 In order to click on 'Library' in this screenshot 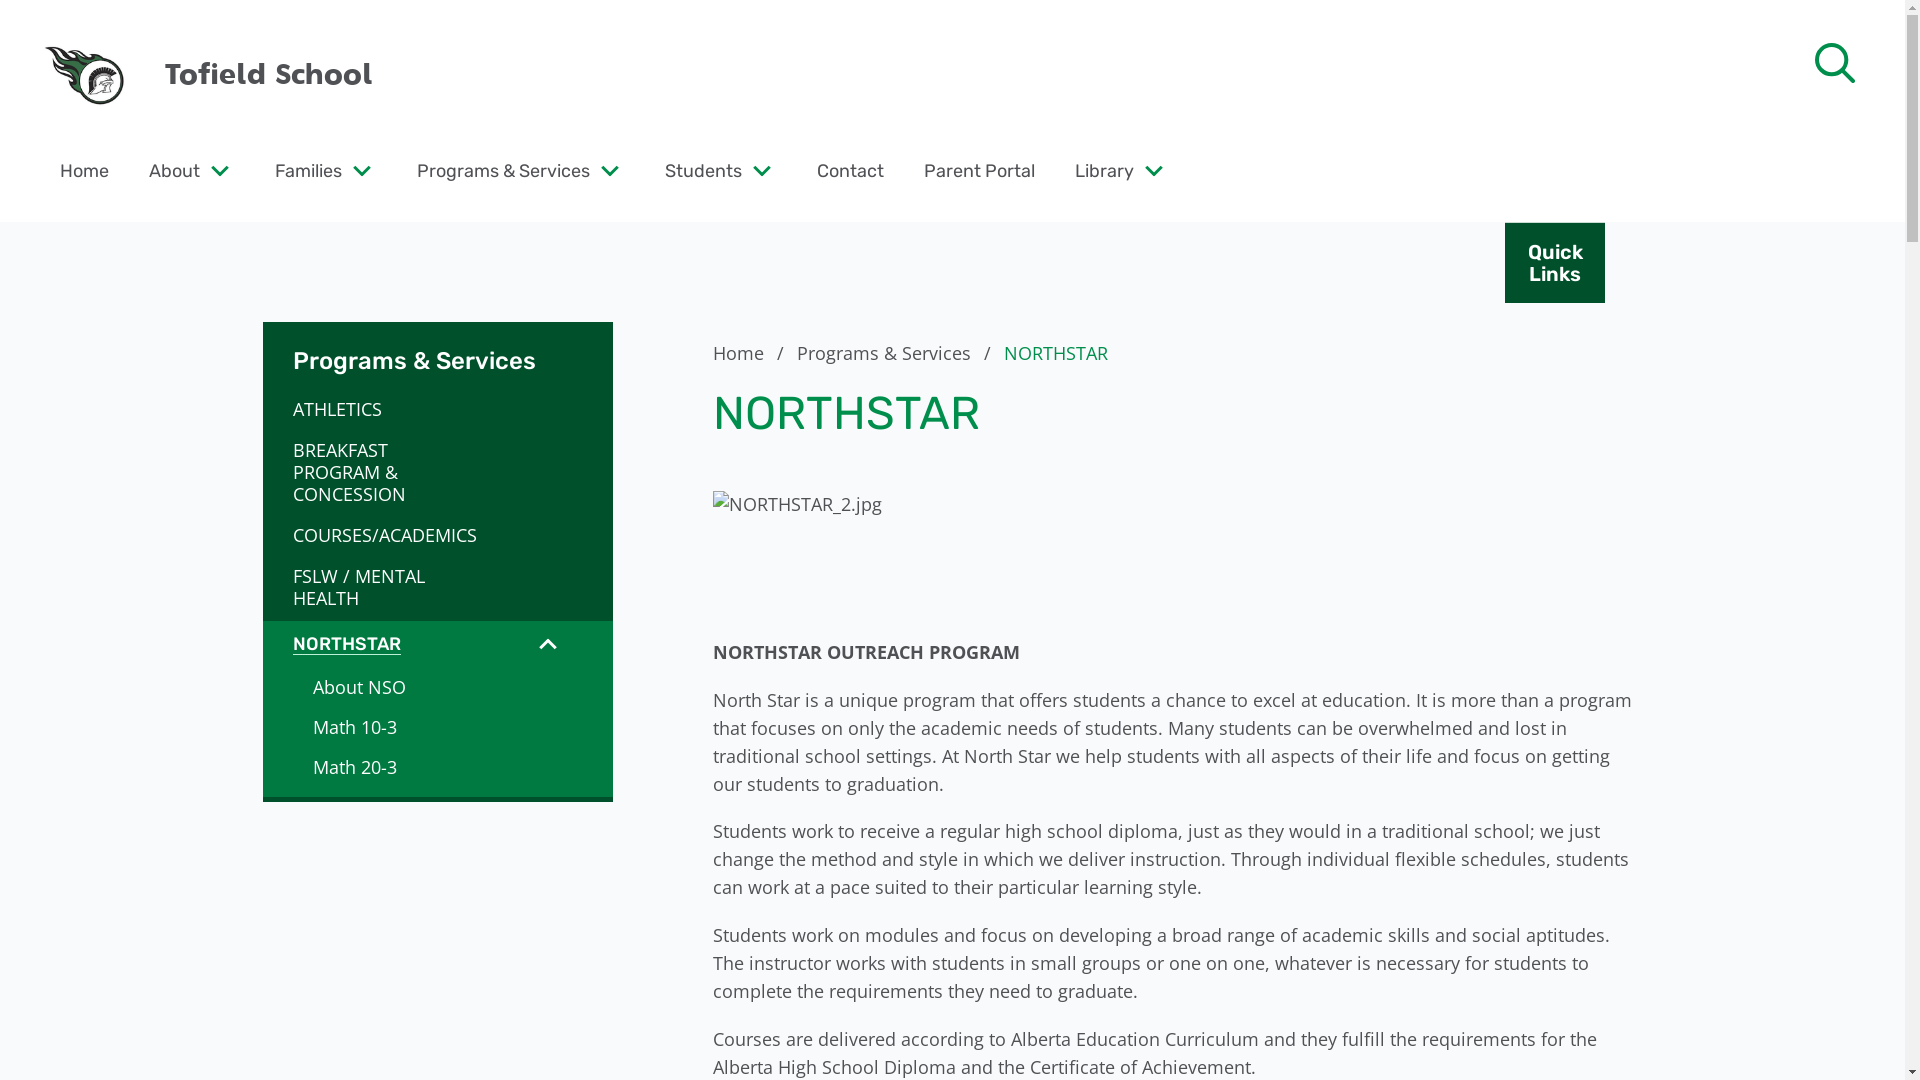, I will do `click(1103, 169)`.